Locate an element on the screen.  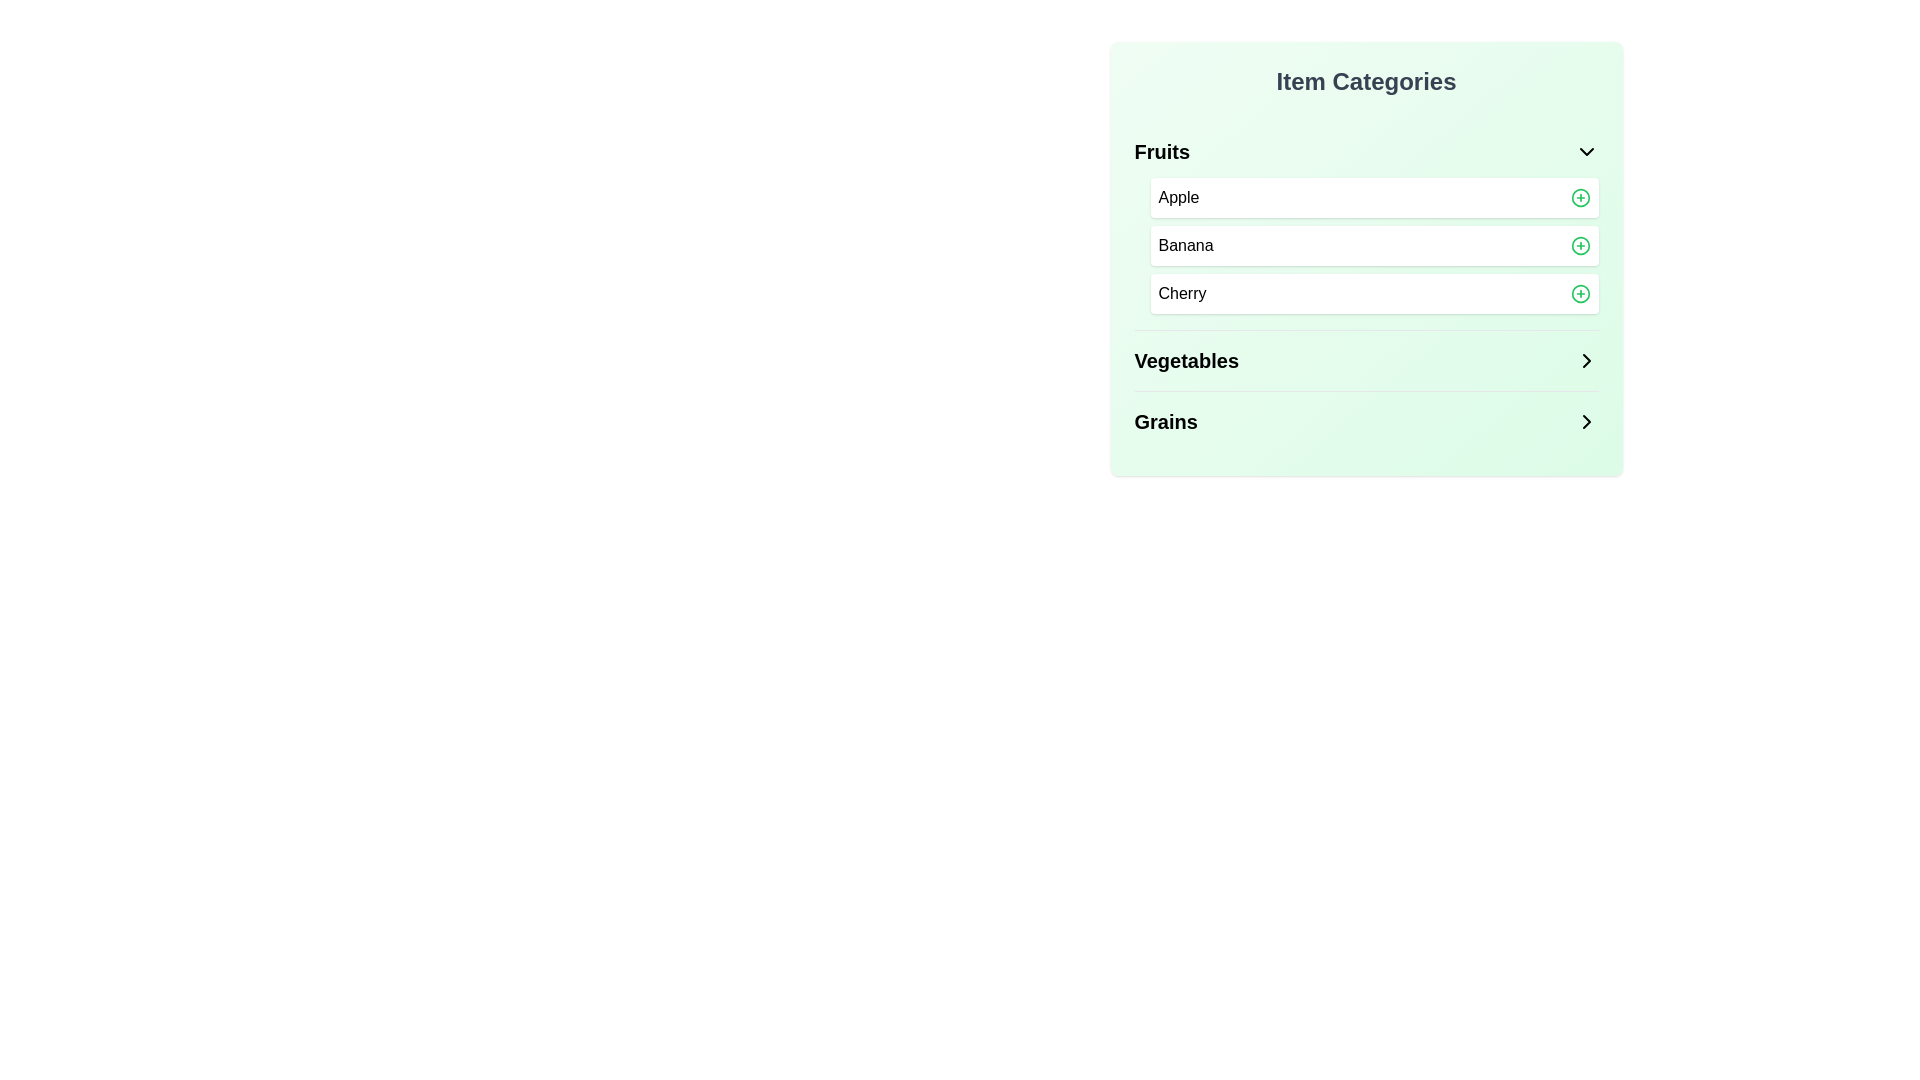
the 'add' icon next to the item Banana is located at coordinates (1579, 245).